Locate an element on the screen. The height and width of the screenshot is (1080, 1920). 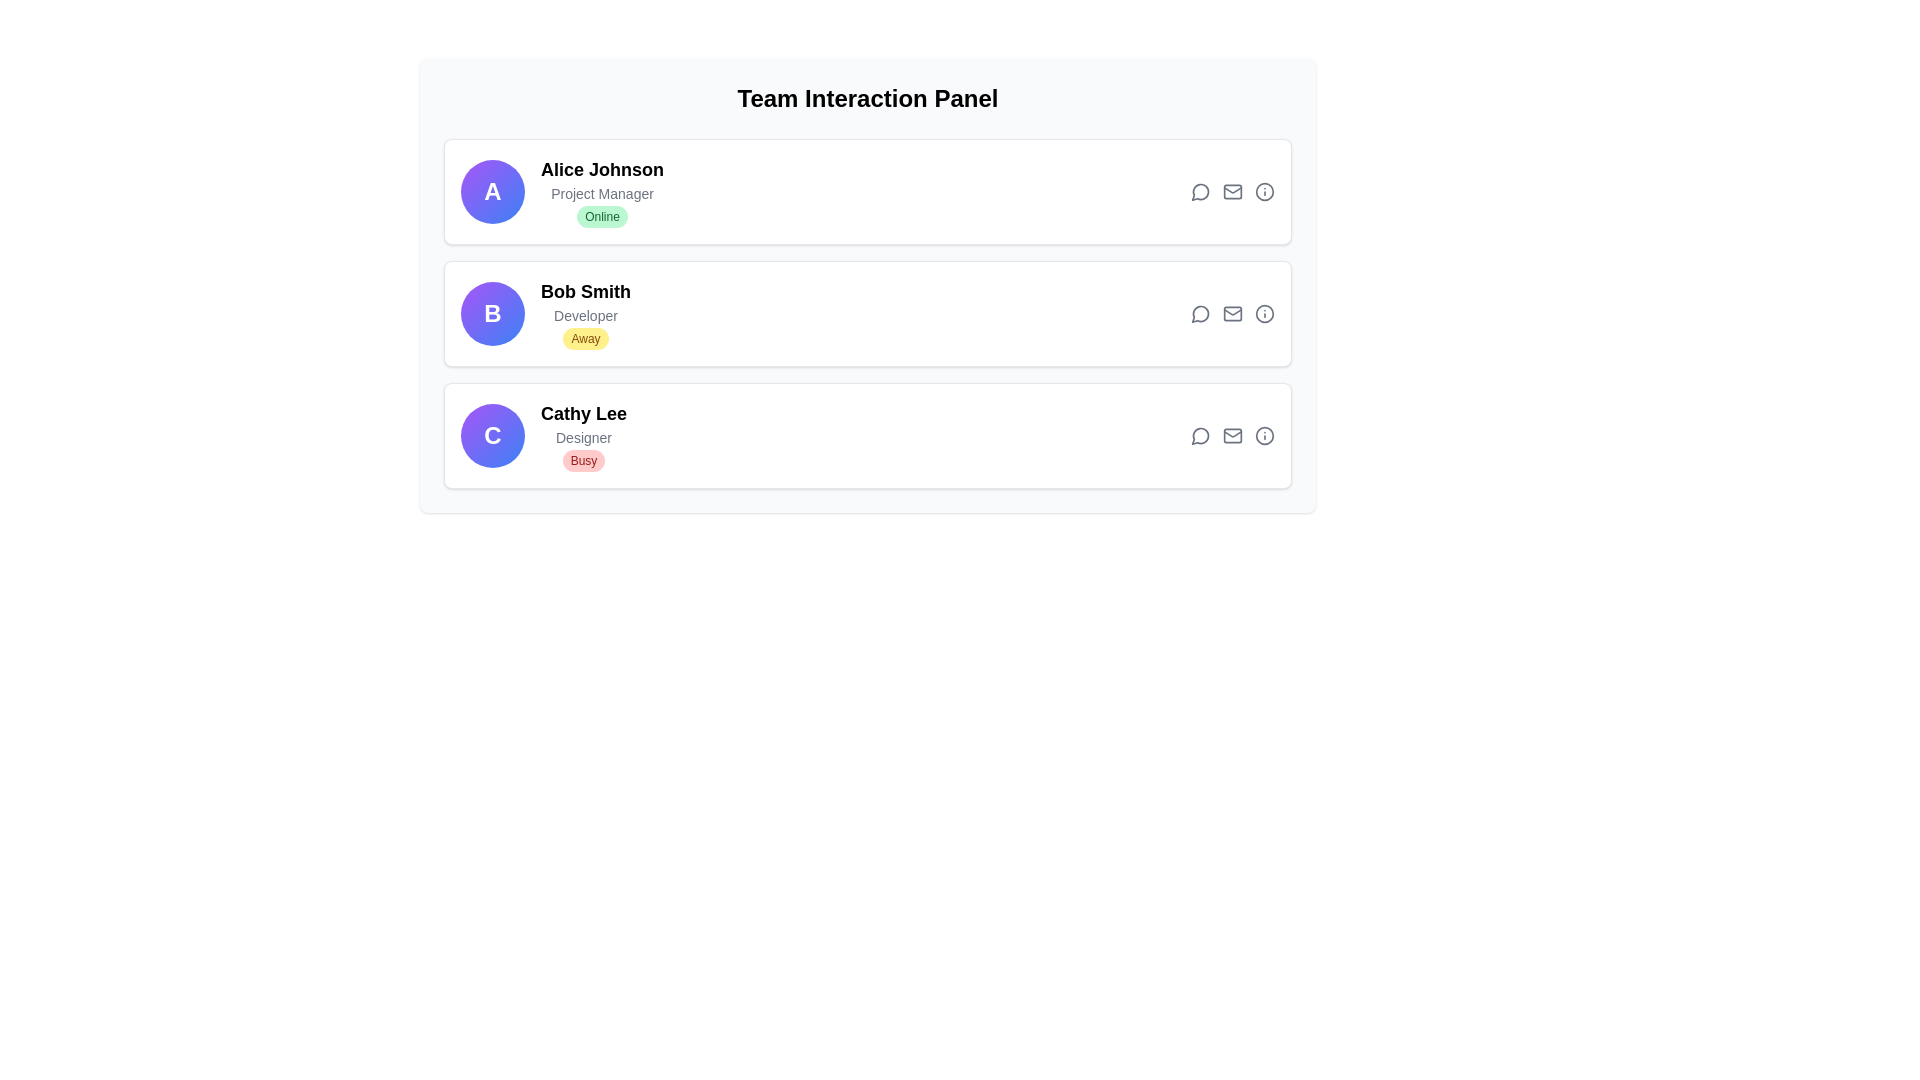
the Circular Badge, which is a prominent circular element displaying the letter 'C' in white, bold text, located in the third row of the card layout is located at coordinates (493, 434).